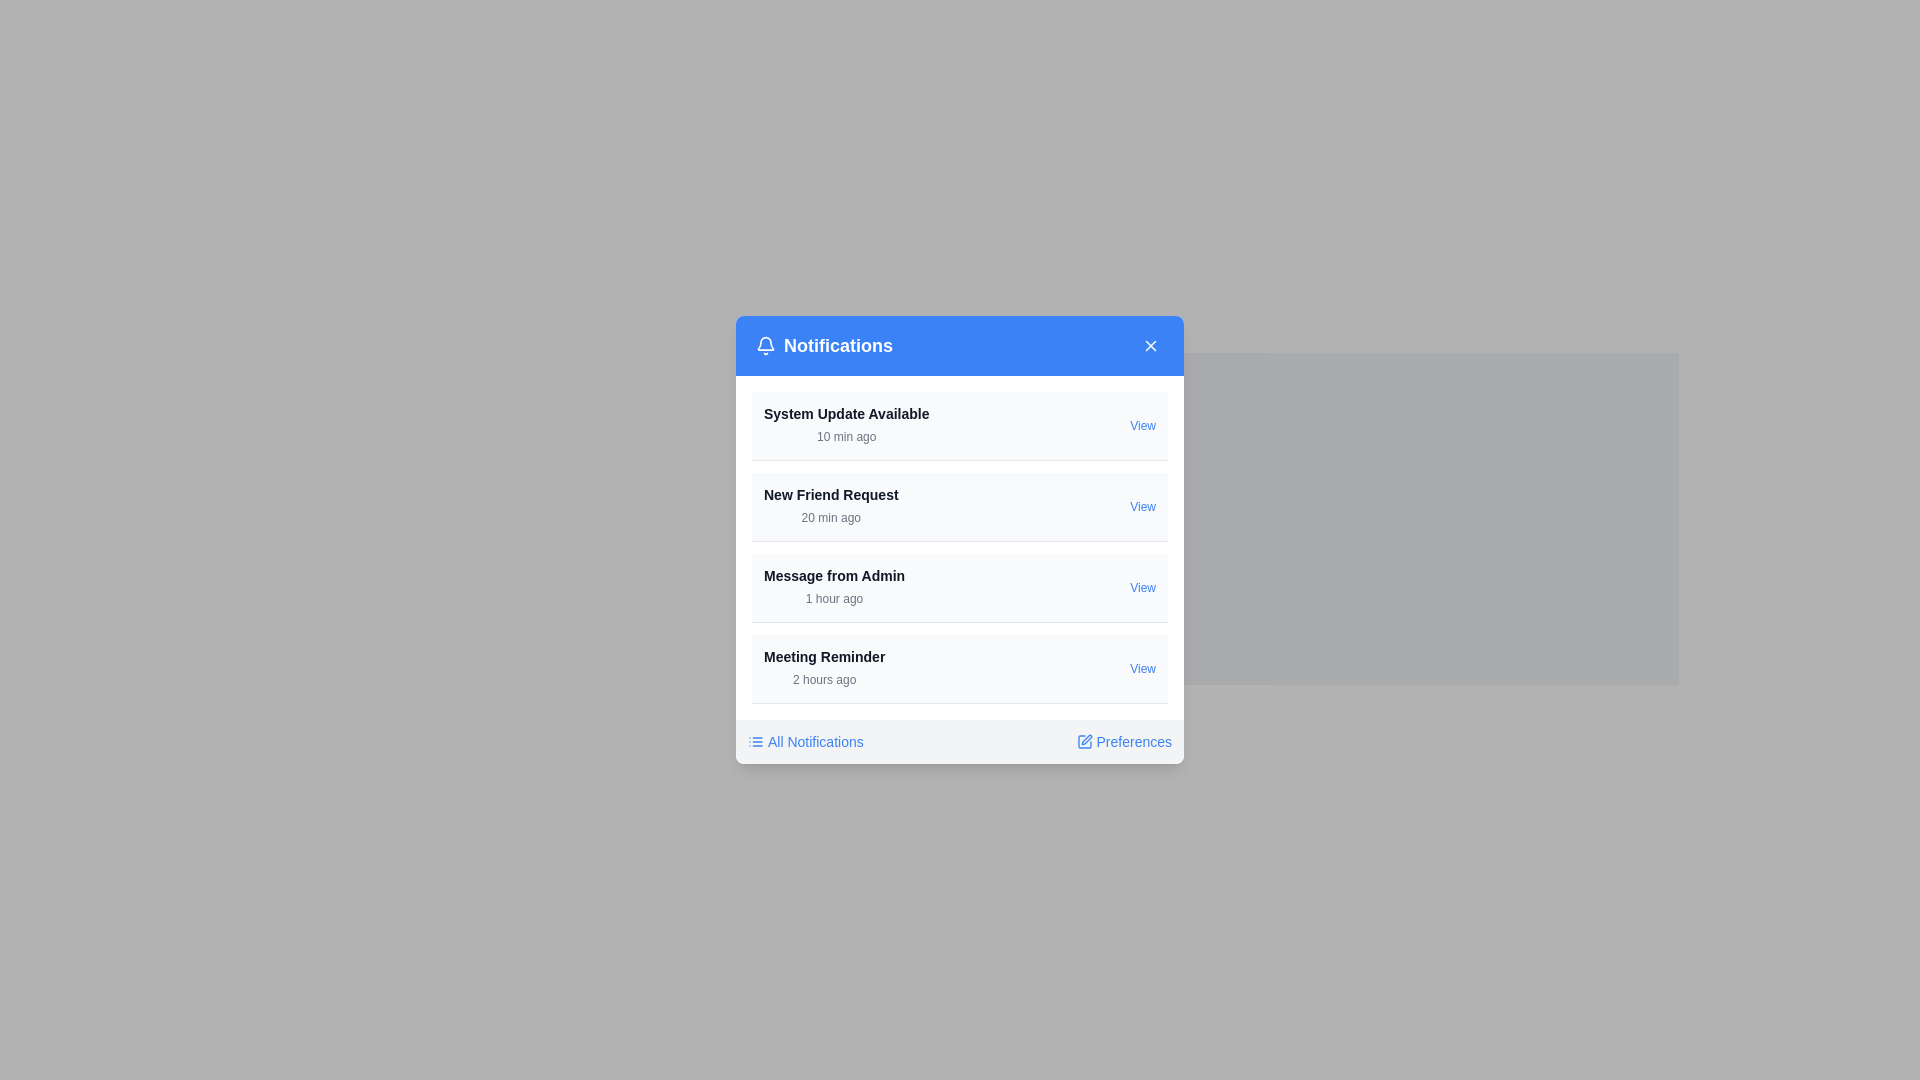  I want to click on the first Notification entry in the notification panel that summarizes a system alert or update, located below the 'Notifications' header, so click(846, 424).